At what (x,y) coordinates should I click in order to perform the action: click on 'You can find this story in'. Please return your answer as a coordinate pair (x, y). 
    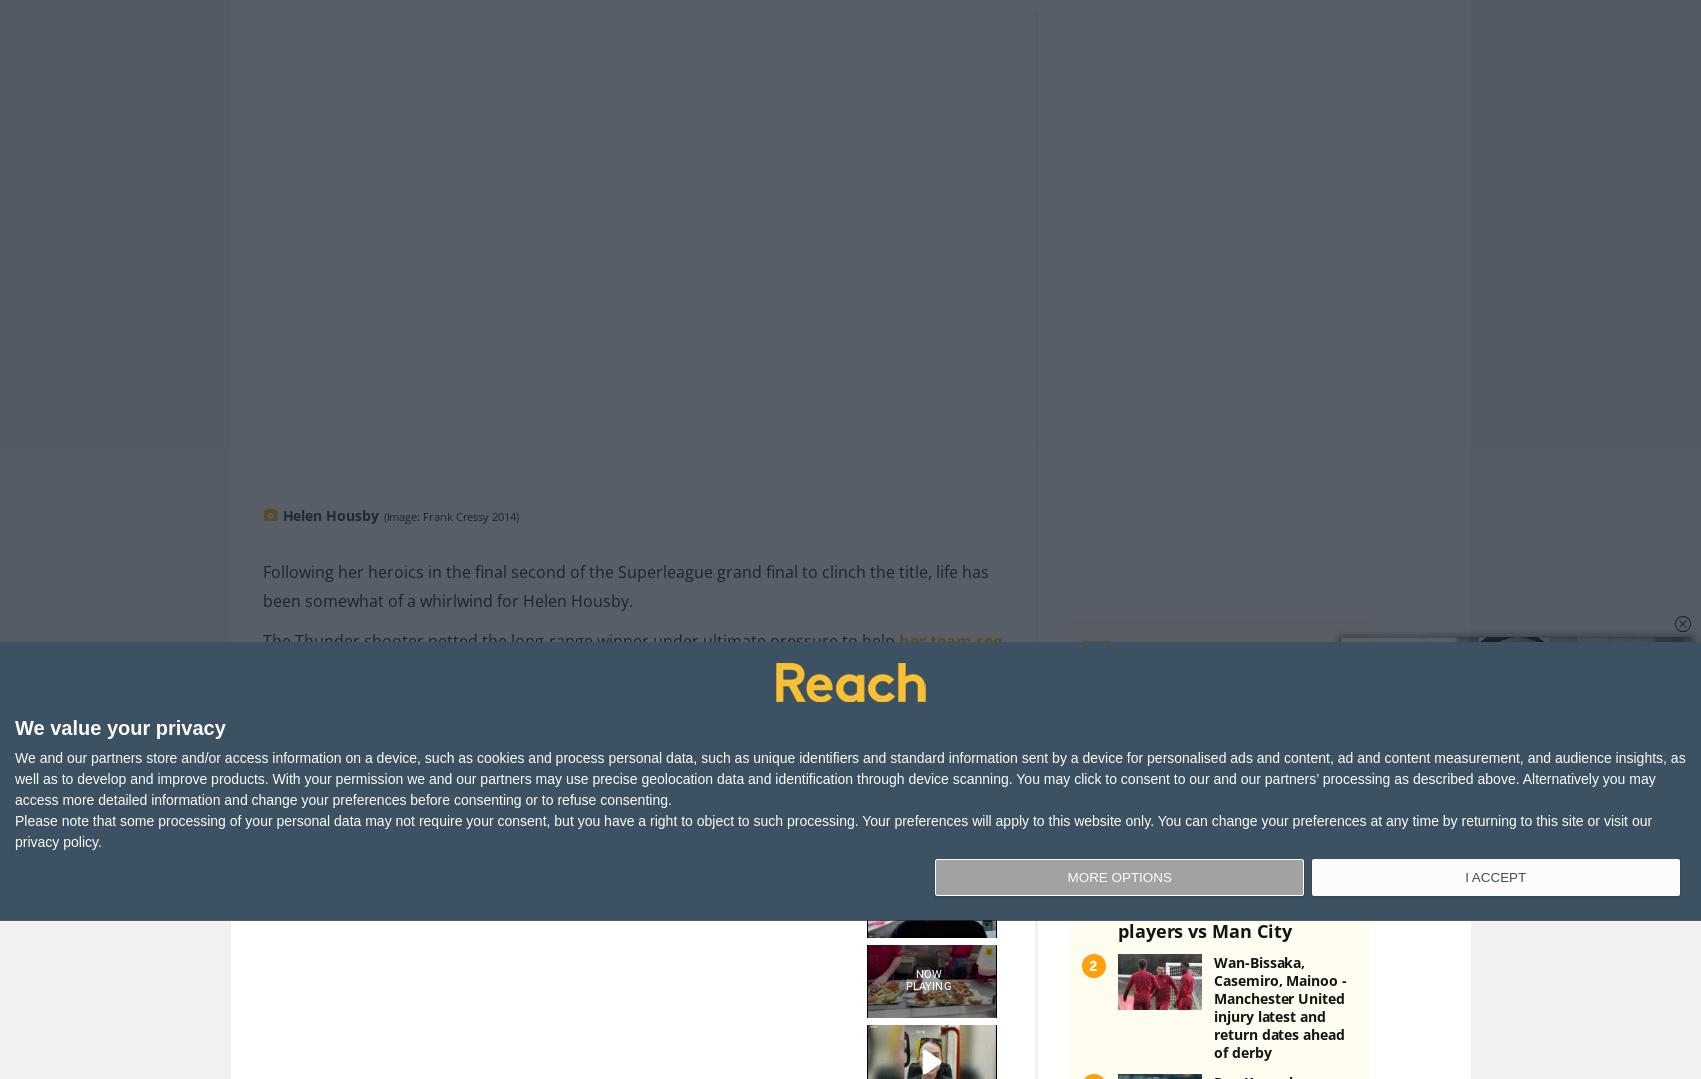
    Looking at the image, I should click on (787, 814).